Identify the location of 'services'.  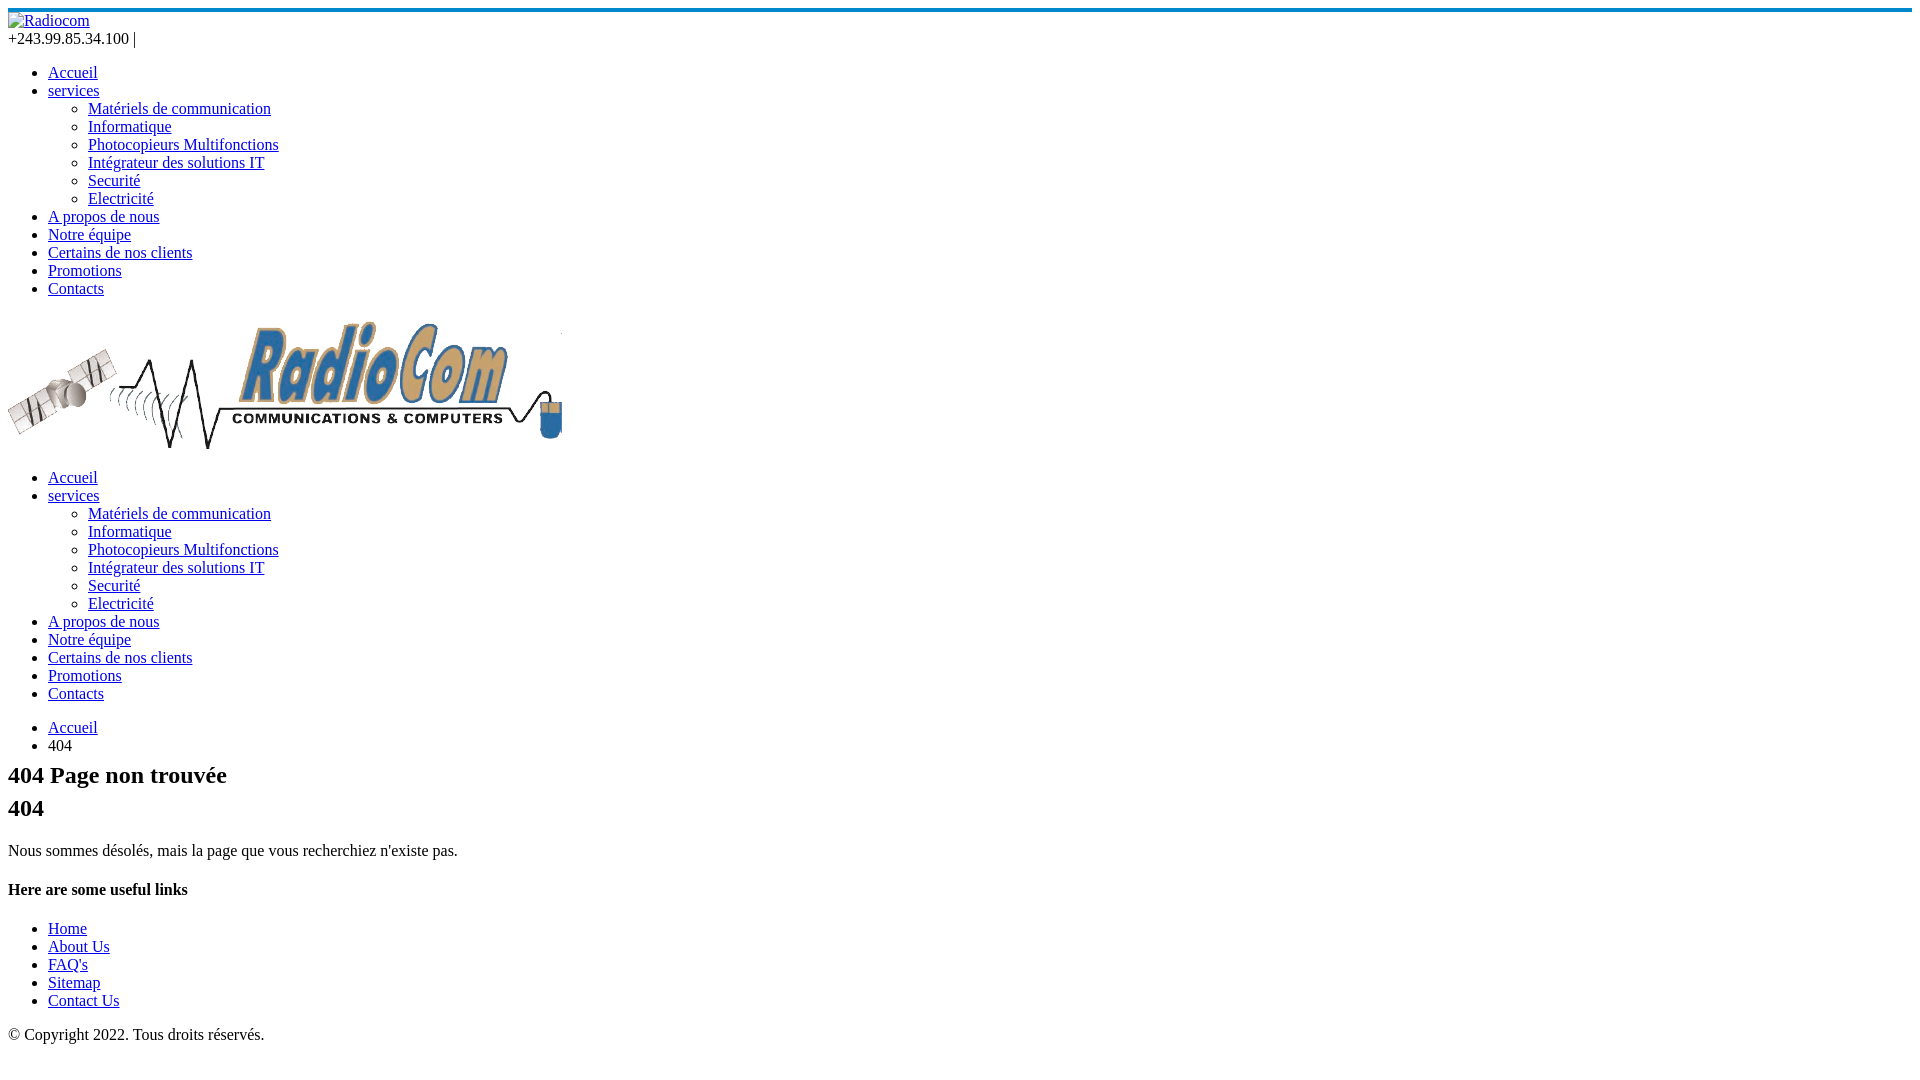
(73, 495).